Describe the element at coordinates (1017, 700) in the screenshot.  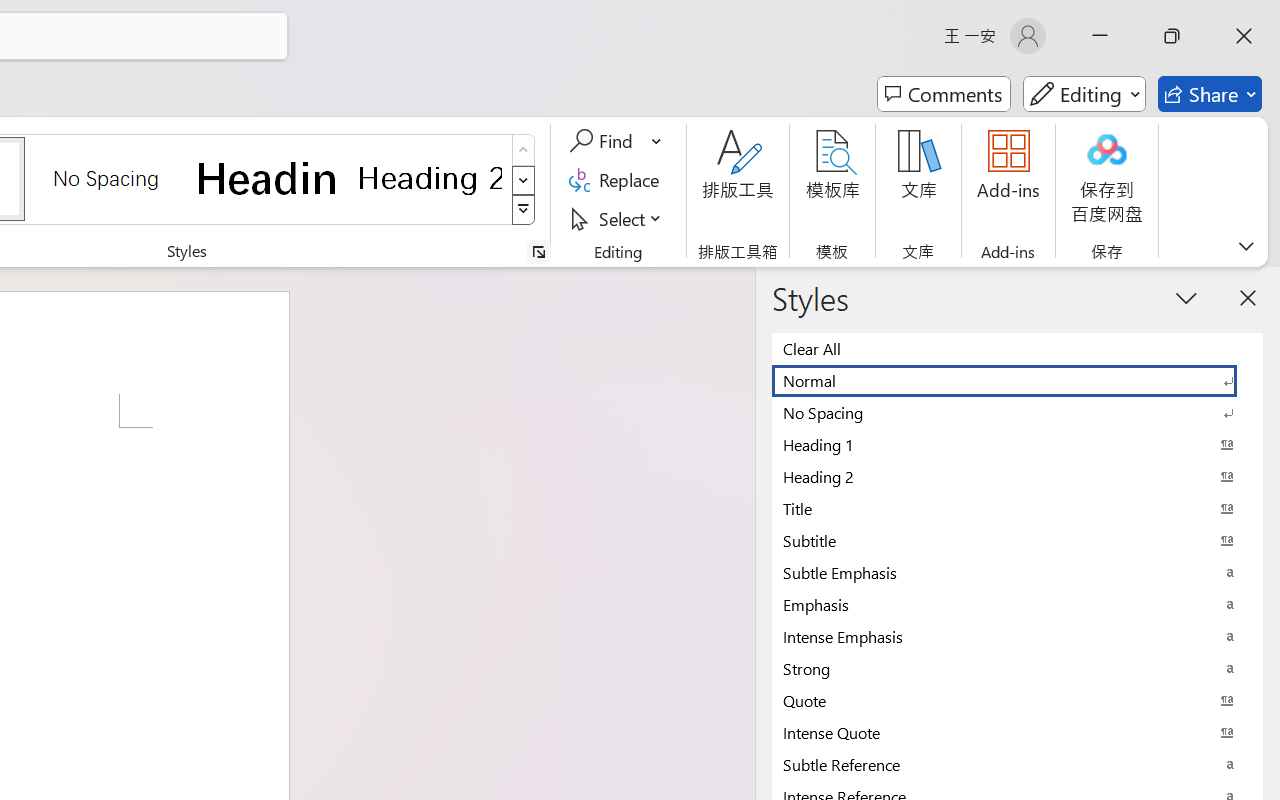
I see `'Quote'` at that location.